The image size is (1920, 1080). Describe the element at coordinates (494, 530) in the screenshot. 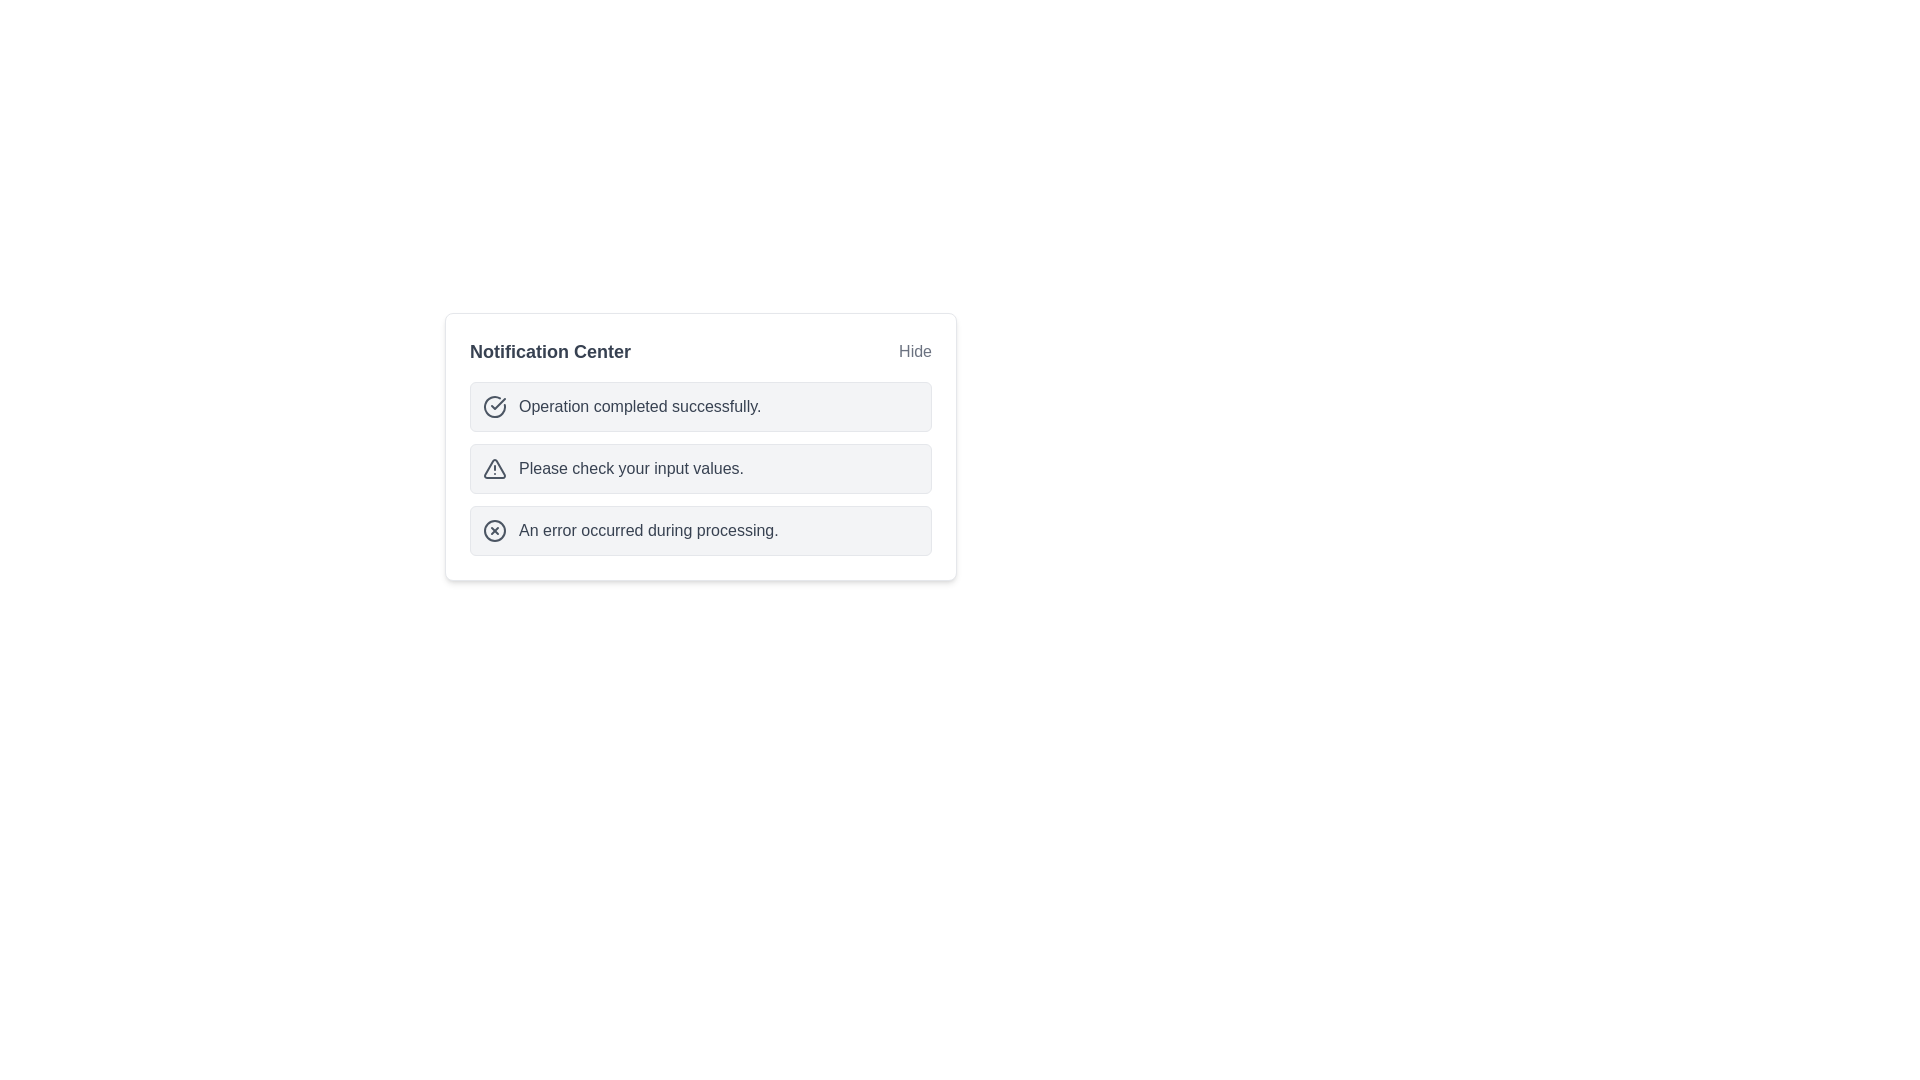

I see `the circular SVG shape that forms the outer boundary of the 'Notification Center' icon` at that location.